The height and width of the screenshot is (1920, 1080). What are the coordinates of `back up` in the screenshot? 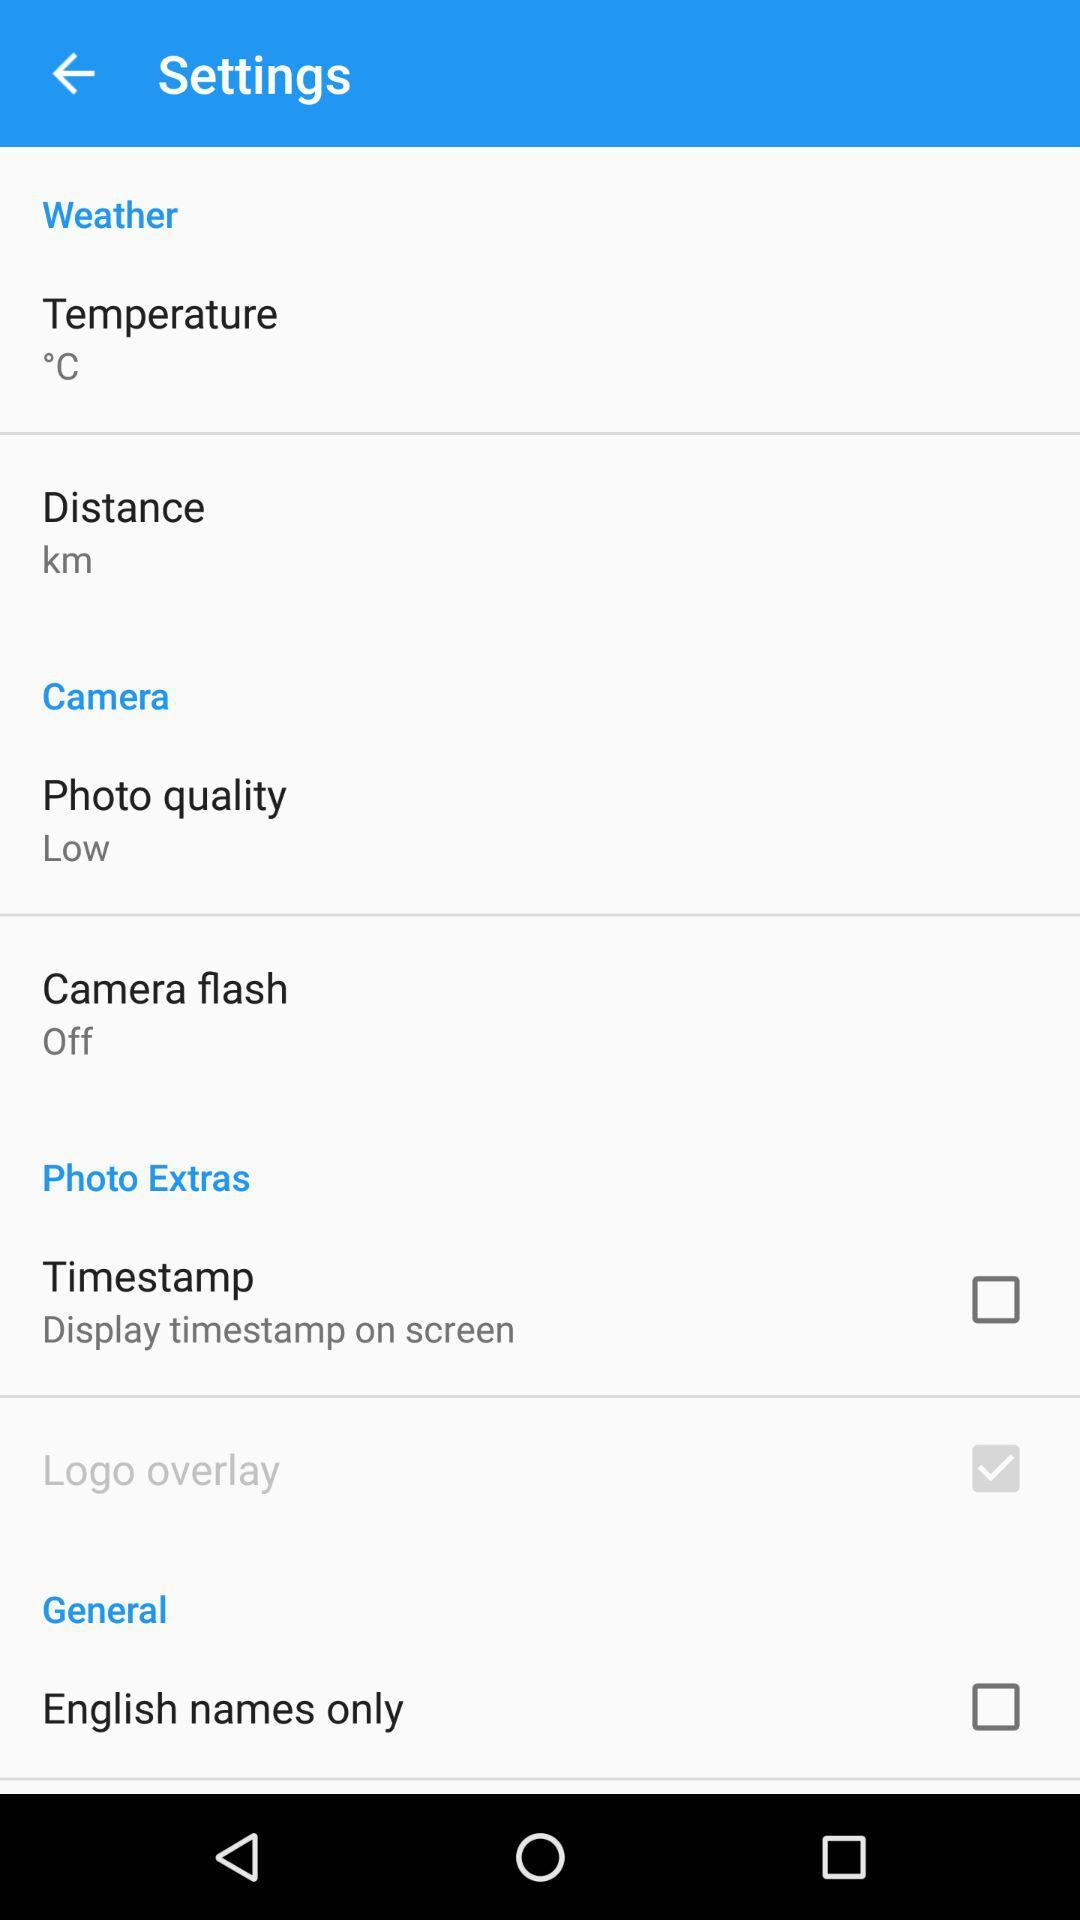 It's located at (72, 73).